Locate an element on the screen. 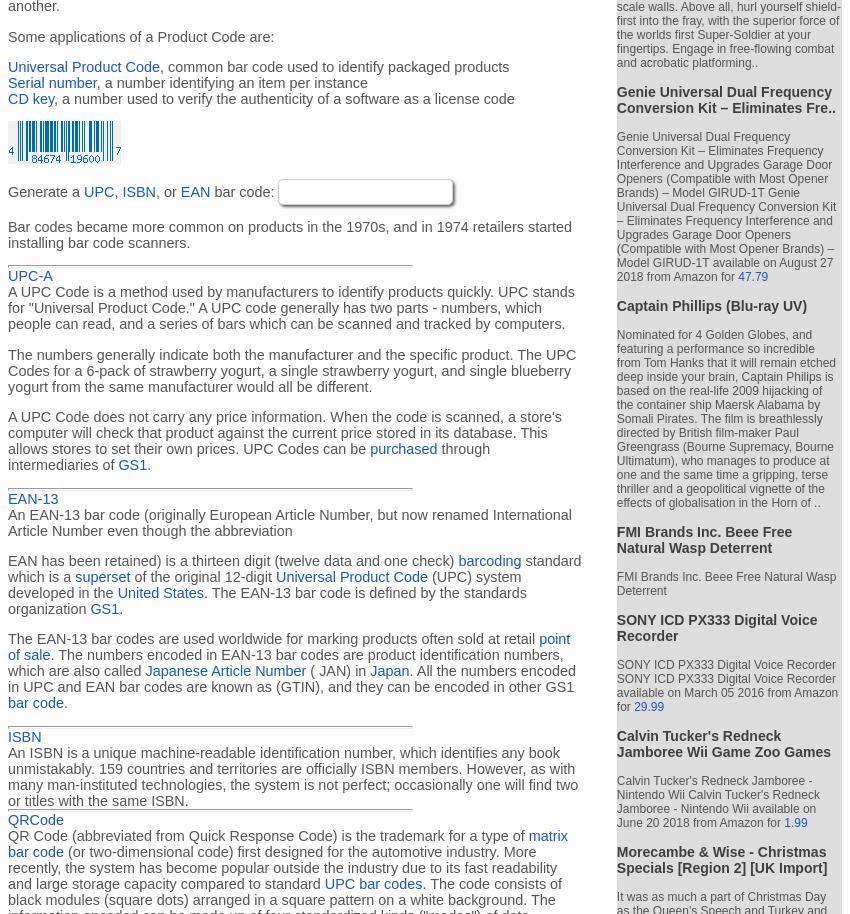 This screenshot has height=914, width=850. 'purchased' is located at coordinates (403, 447).